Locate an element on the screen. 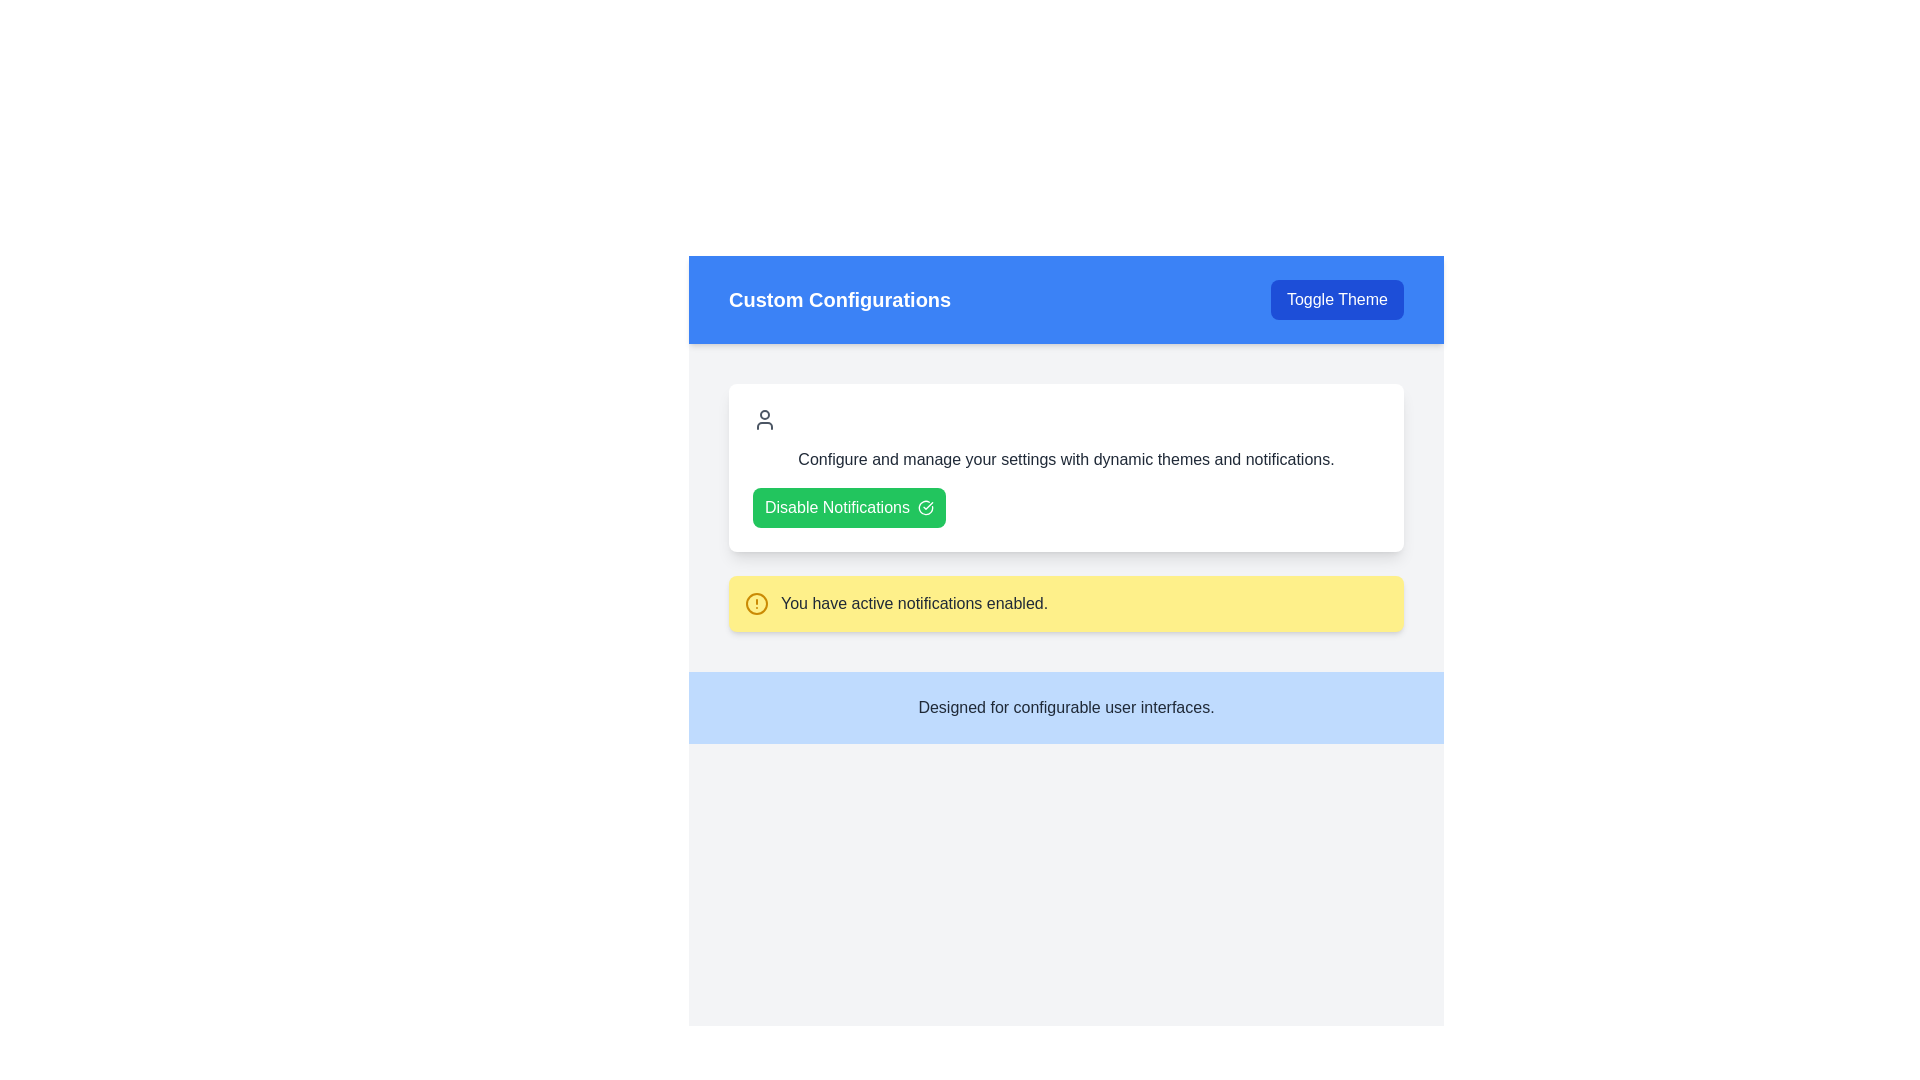 The image size is (1920, 1080). the green button labeled 'Disable Notifications' with a checkmark icon is located at coordinates (849, 507).